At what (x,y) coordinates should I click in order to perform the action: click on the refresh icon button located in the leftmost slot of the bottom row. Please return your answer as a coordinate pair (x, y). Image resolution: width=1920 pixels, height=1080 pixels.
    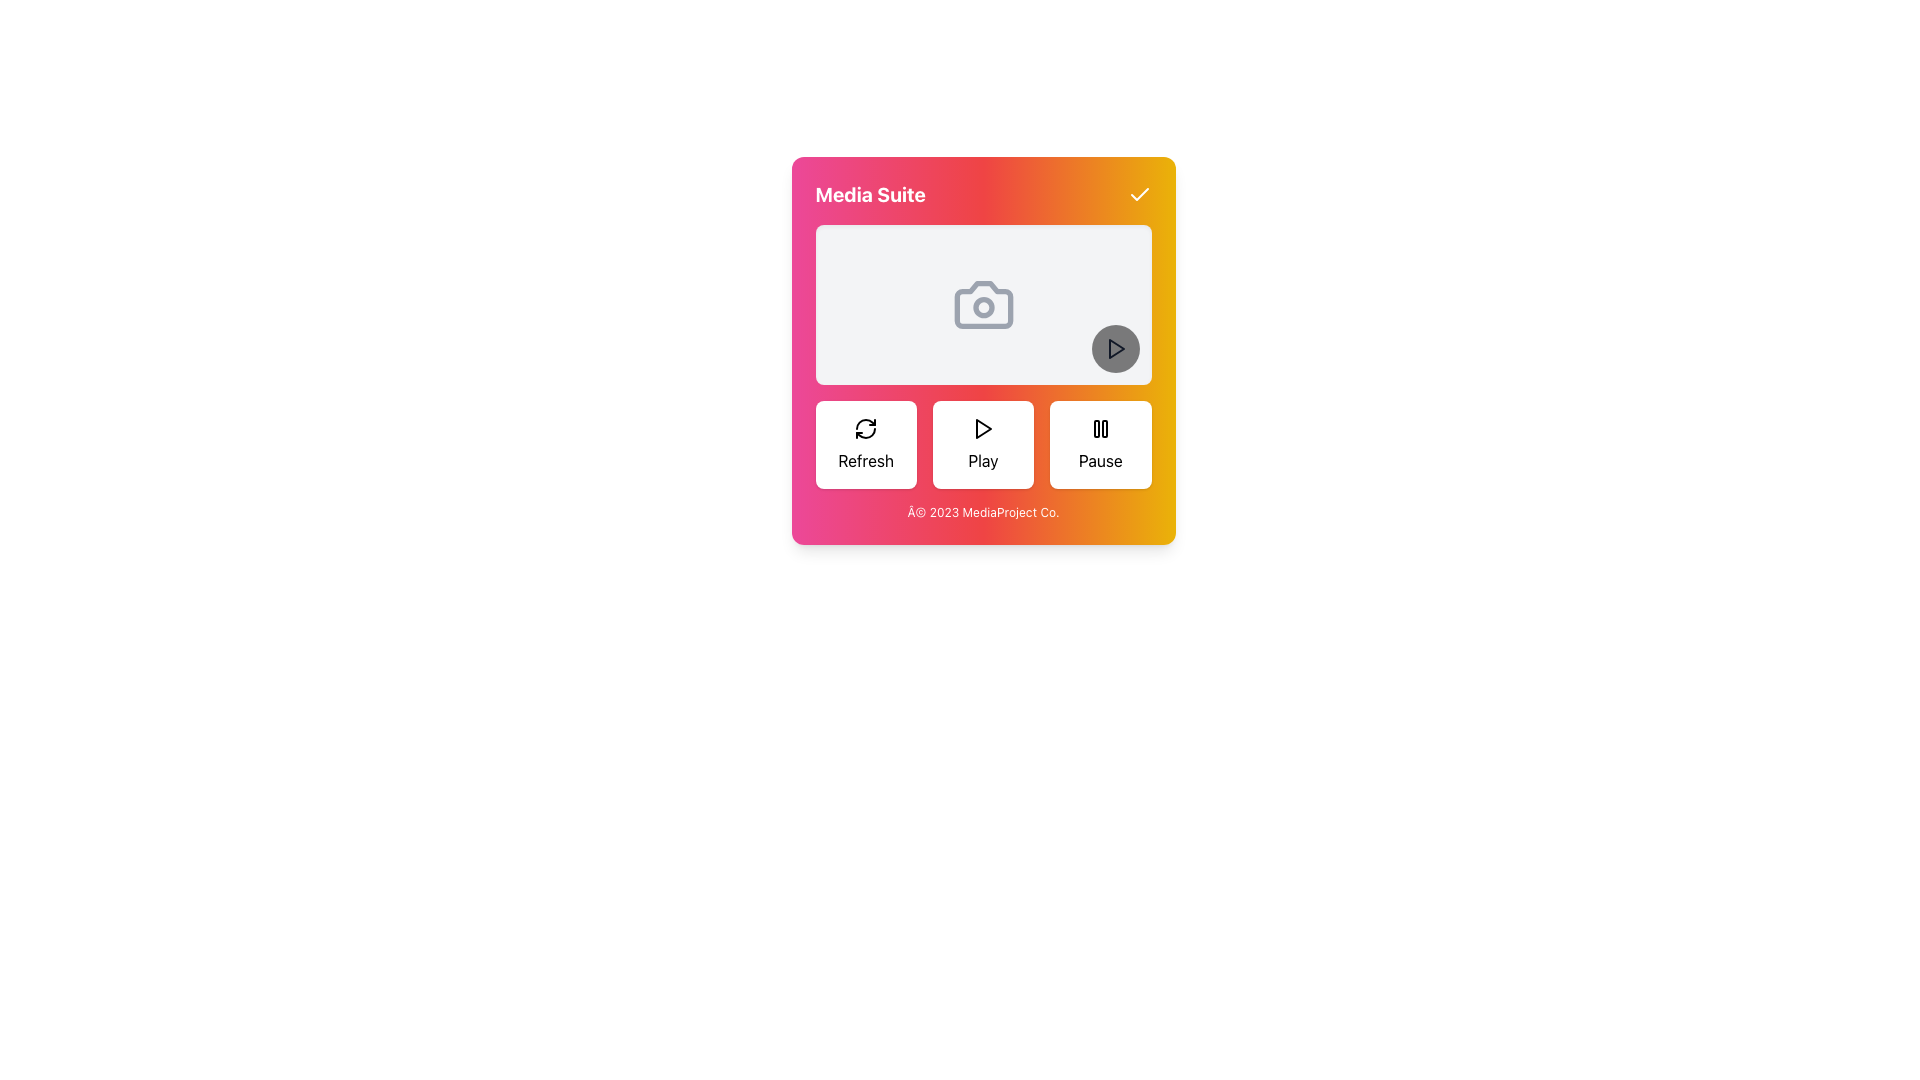
    Looking at the image, I should click on (866, 427).